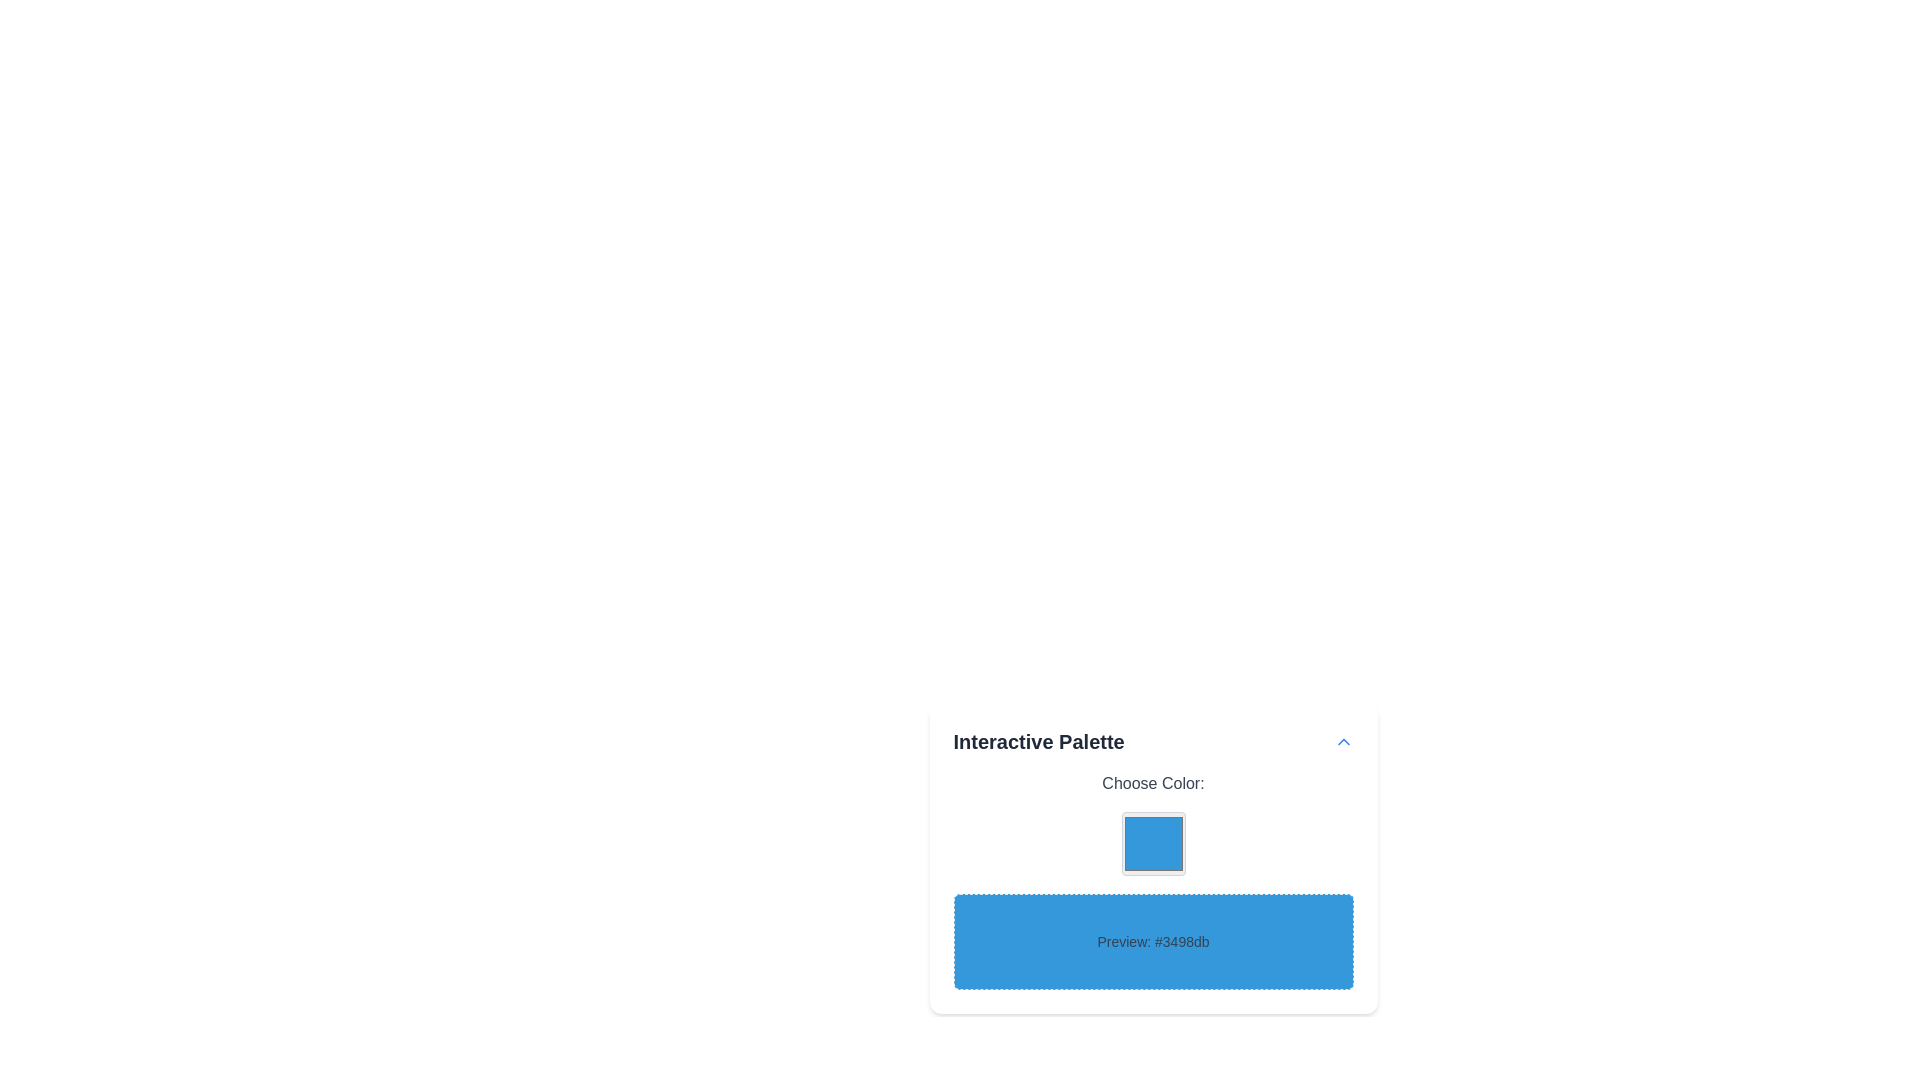 This screenshot has width=1920, height=1080. I want to click on the blue upward-facing chevron button located at the top-right corner of the 'Interactive Palette', so click(1343, 741).